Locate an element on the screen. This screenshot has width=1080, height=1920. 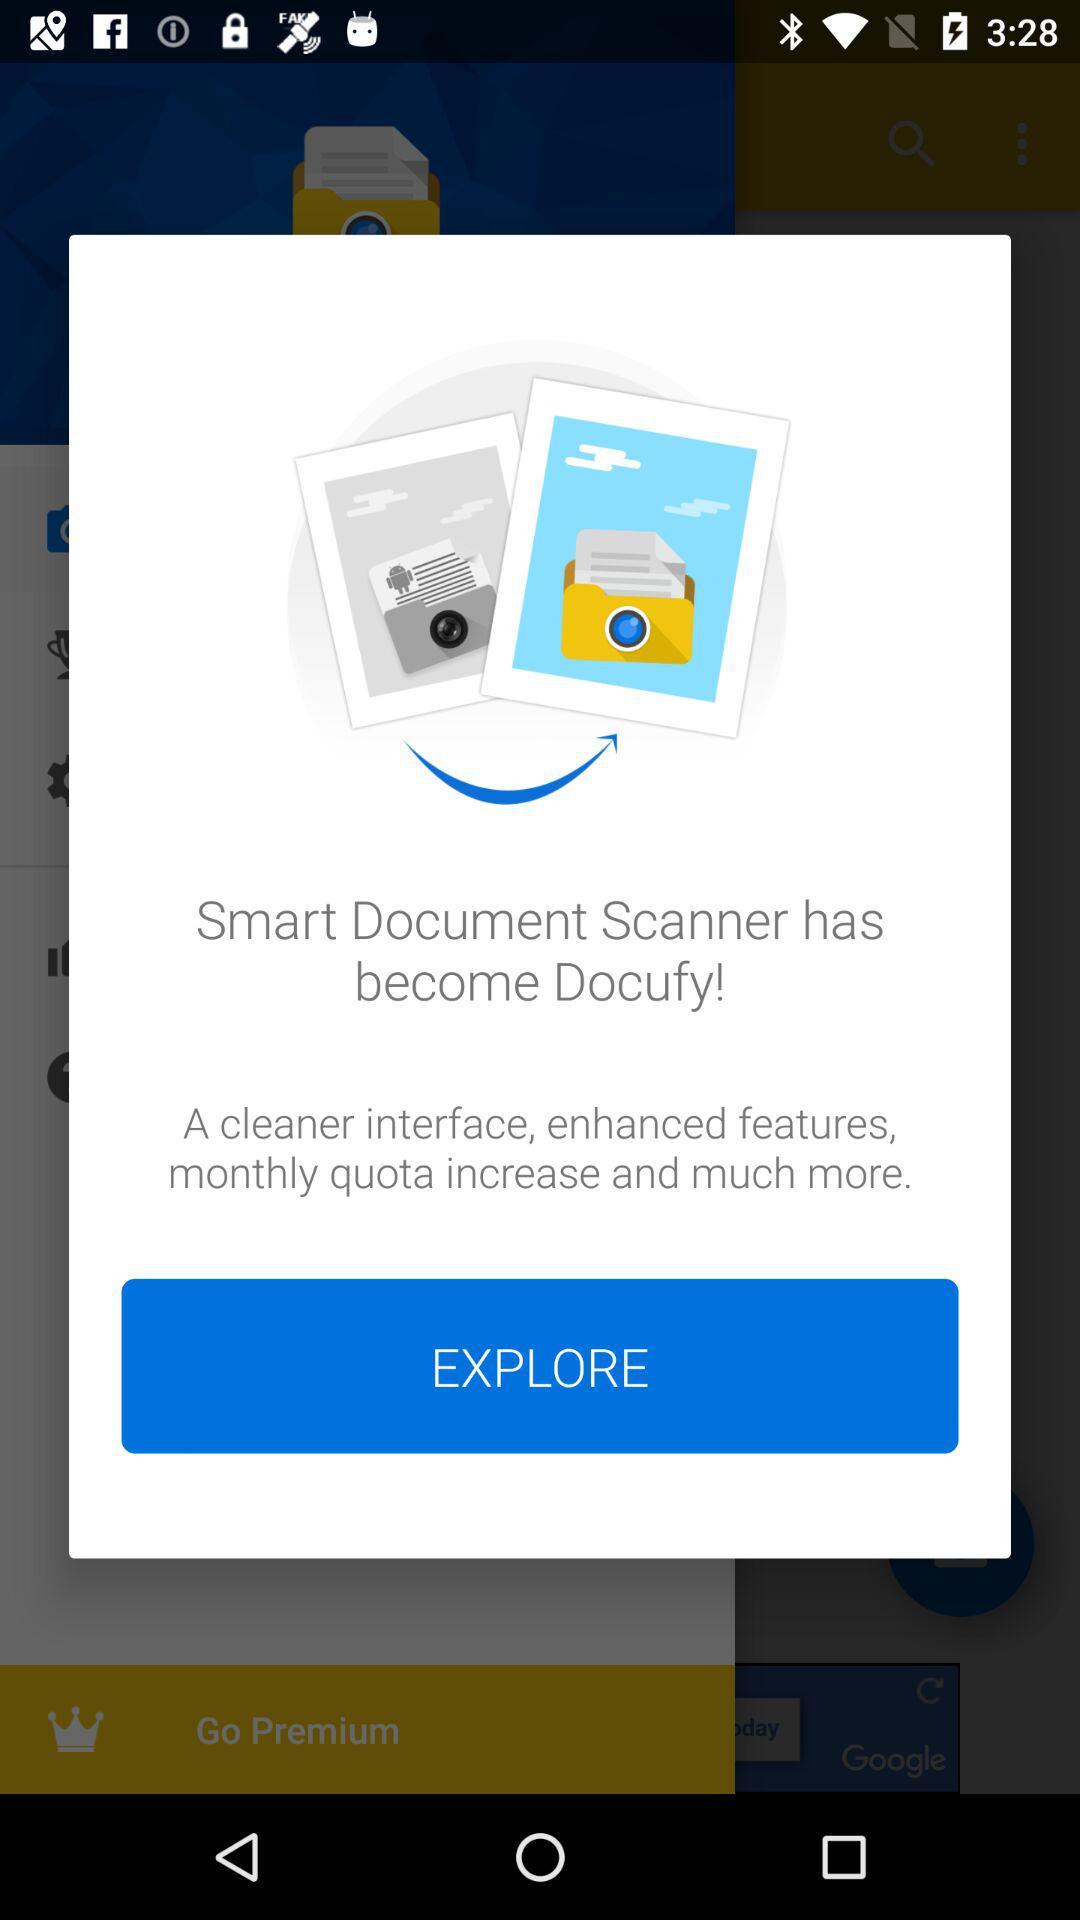
icon below a cleaner interface is located at coordinates (540, 1365).